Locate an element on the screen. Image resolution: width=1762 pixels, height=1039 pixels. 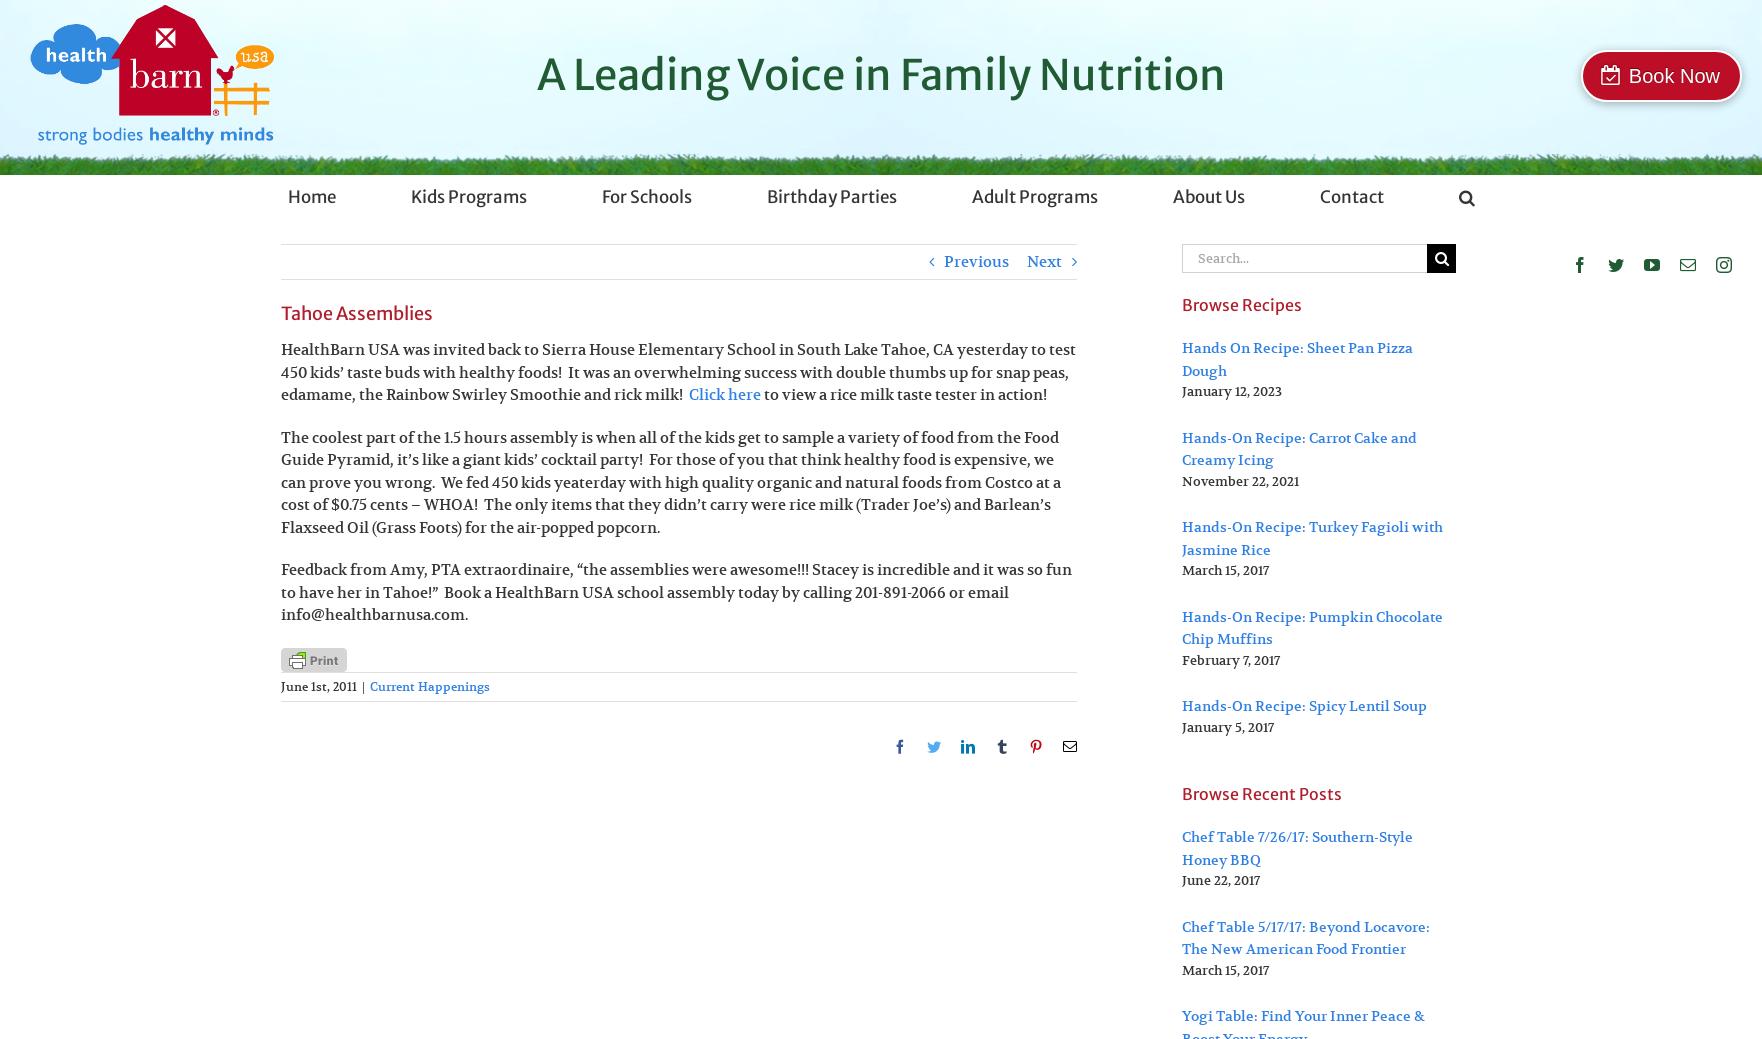
'Seedlings, Ages 3-5' is located at coordinates (489, 305).